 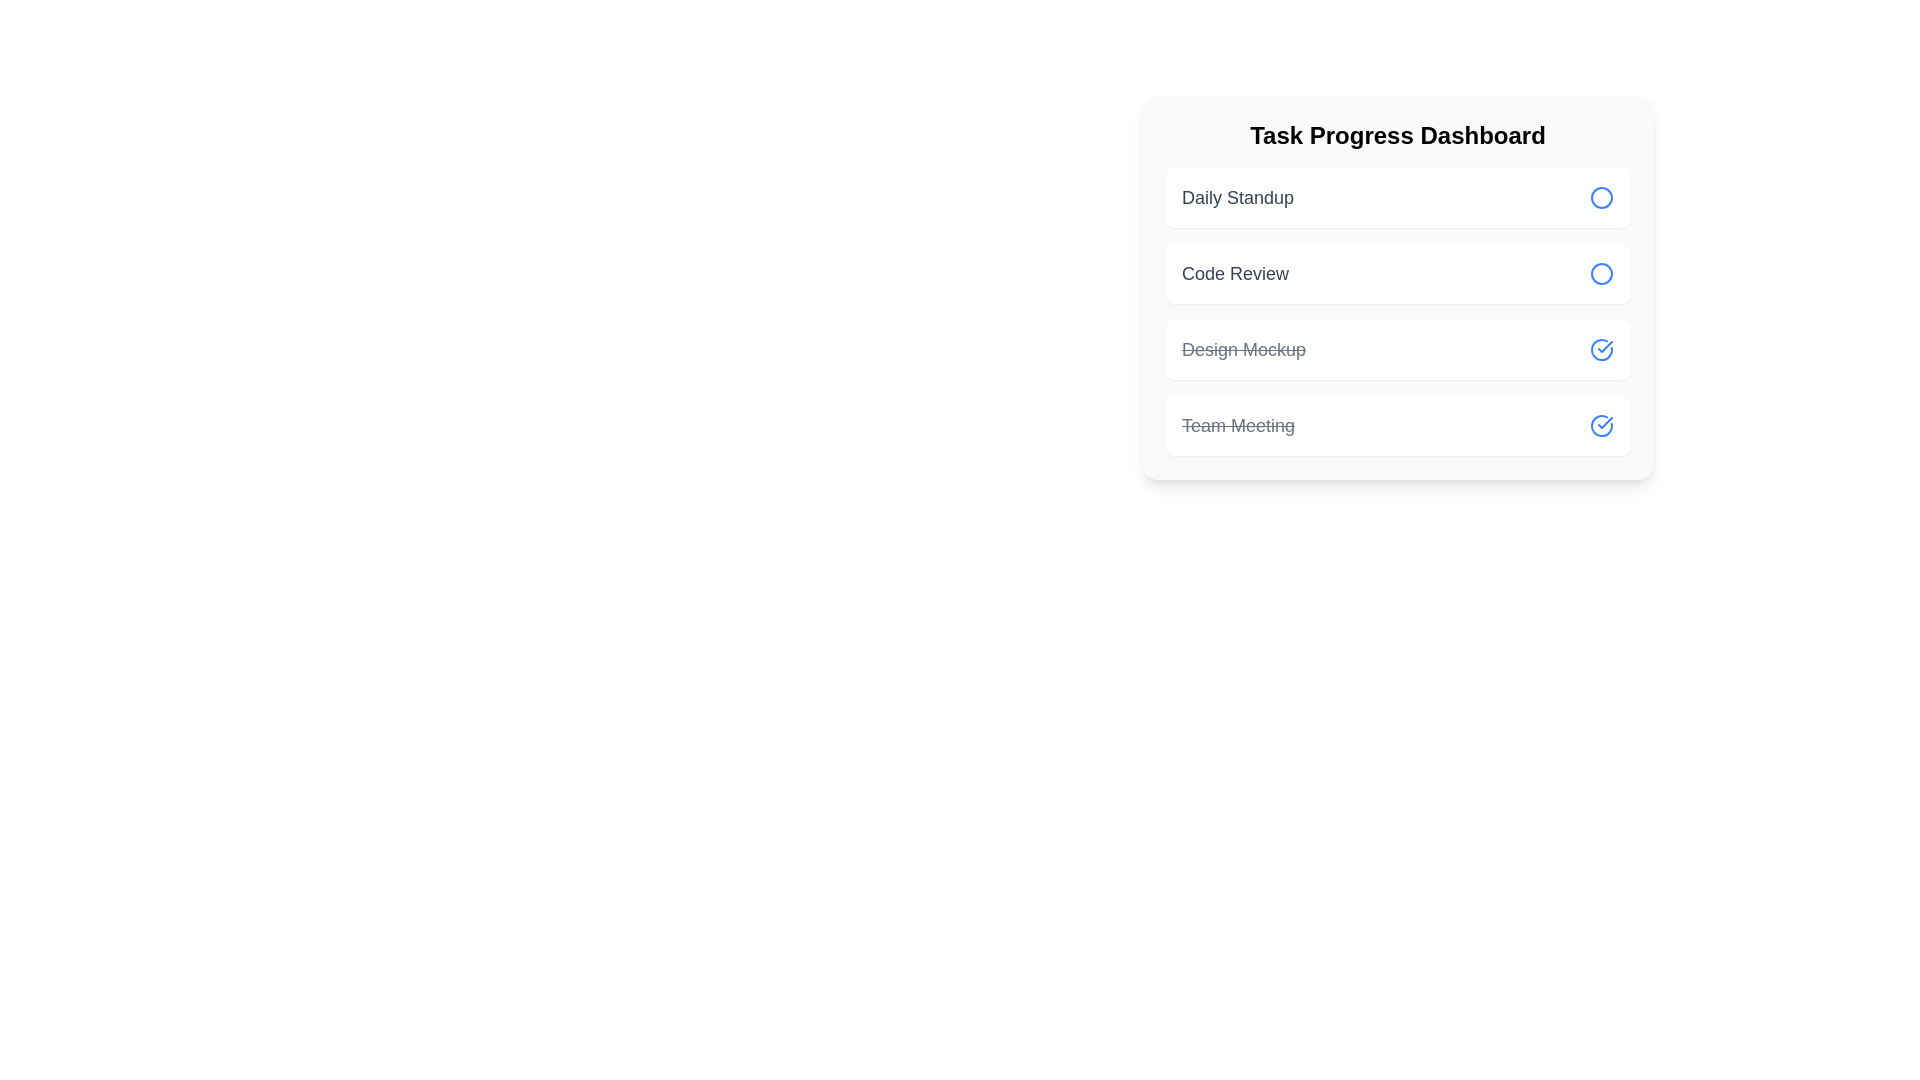 What do you see at coordinates (1602, 424) in the screenshot?
I see `the Icon Button indicating the completion of the 'Team Meeting' task` at bounding box center [1602, 424].